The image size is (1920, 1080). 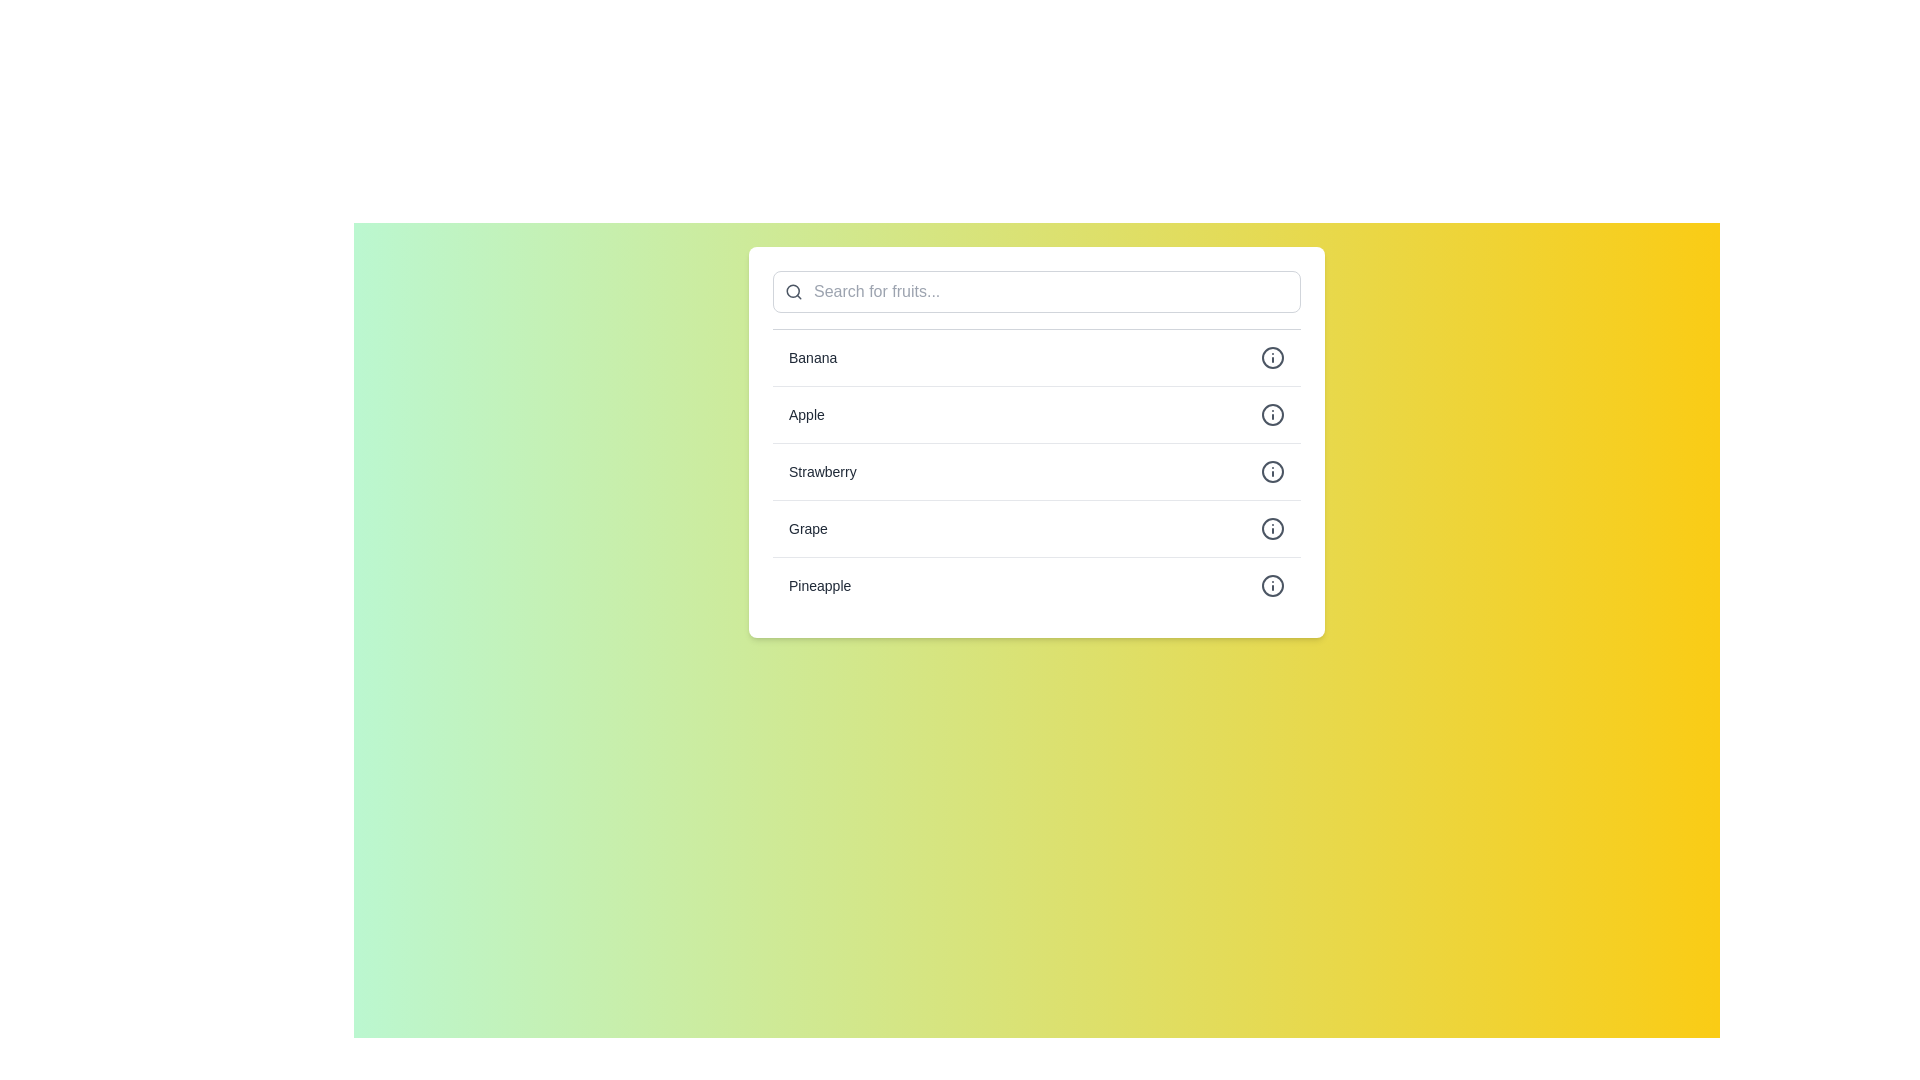 I want to click on the fourth row of the selectable list item located between 'Strawberry' and 'Pineapple', so click(x=1036, y=527).